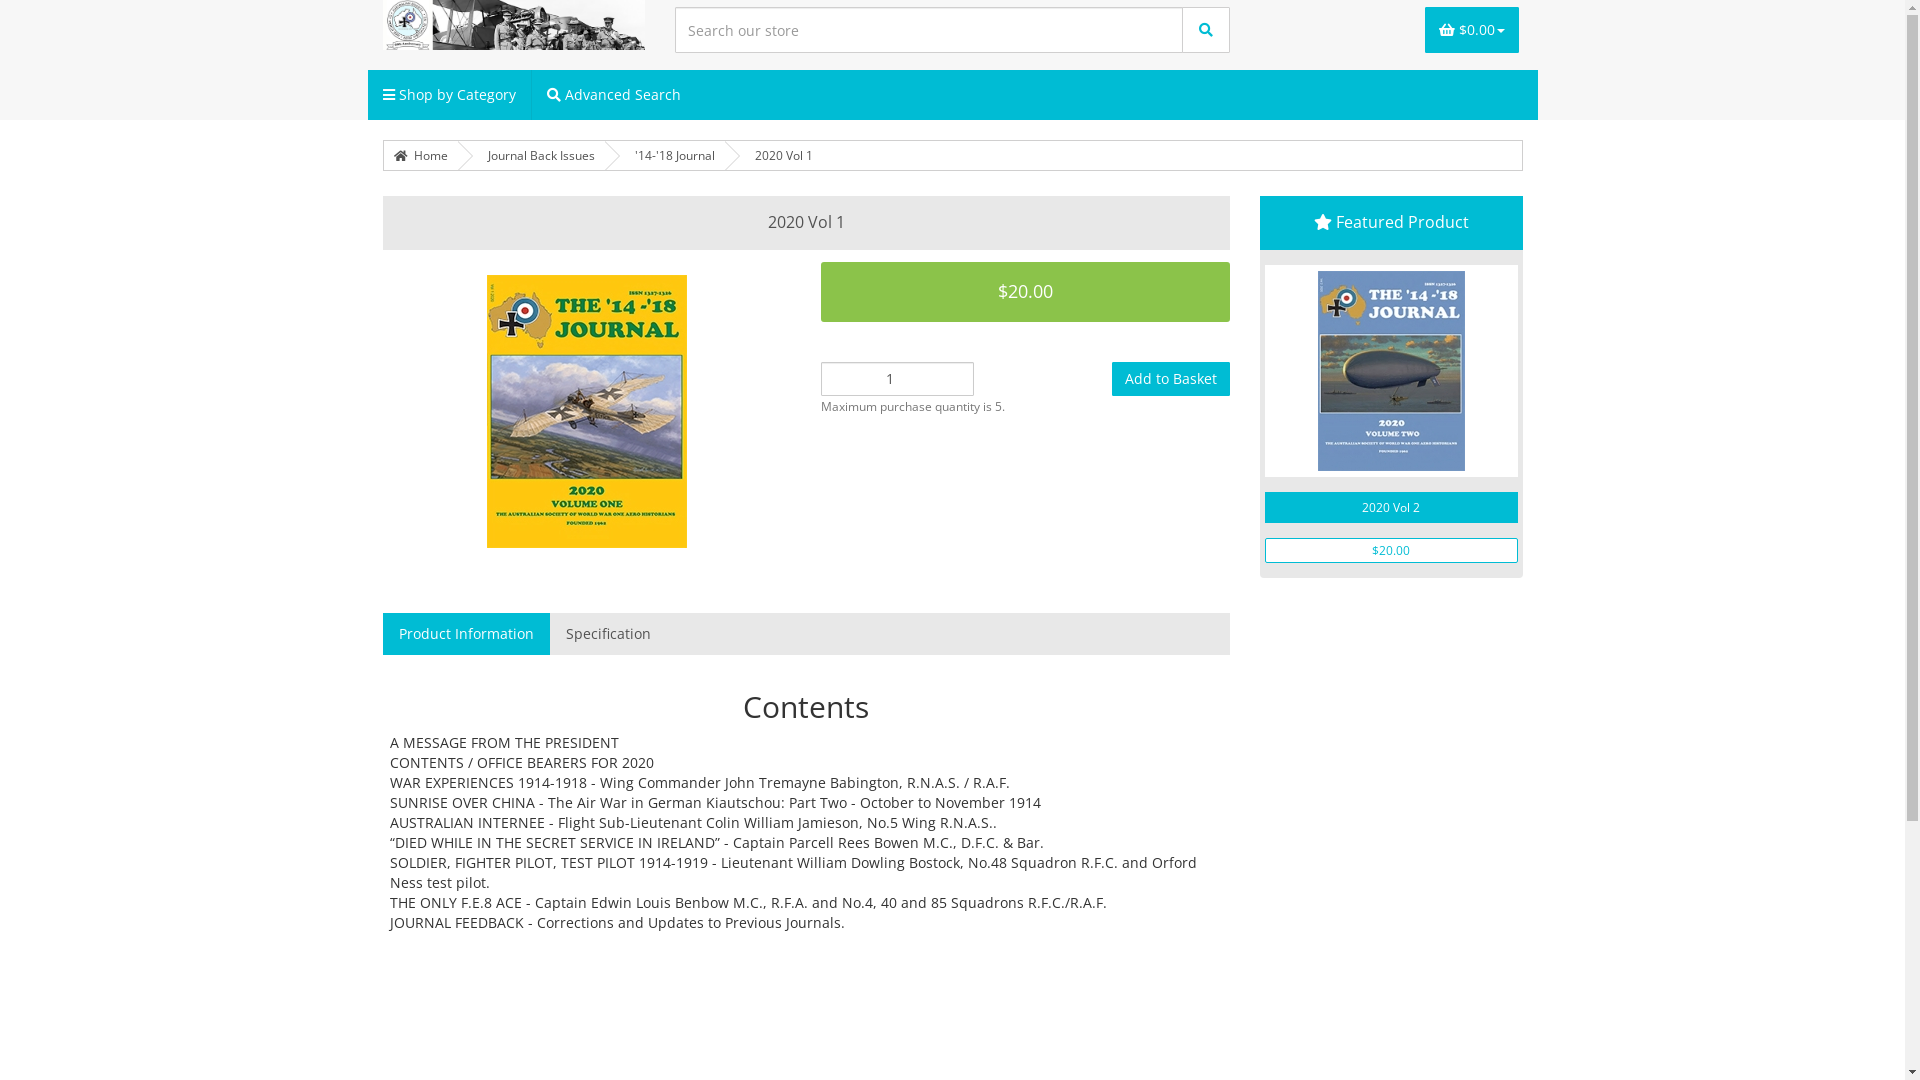 Image resolution: width=1920 pixels, height=1080 pixels. I want to click on '2020 Vol 2', so click(1390, 506).